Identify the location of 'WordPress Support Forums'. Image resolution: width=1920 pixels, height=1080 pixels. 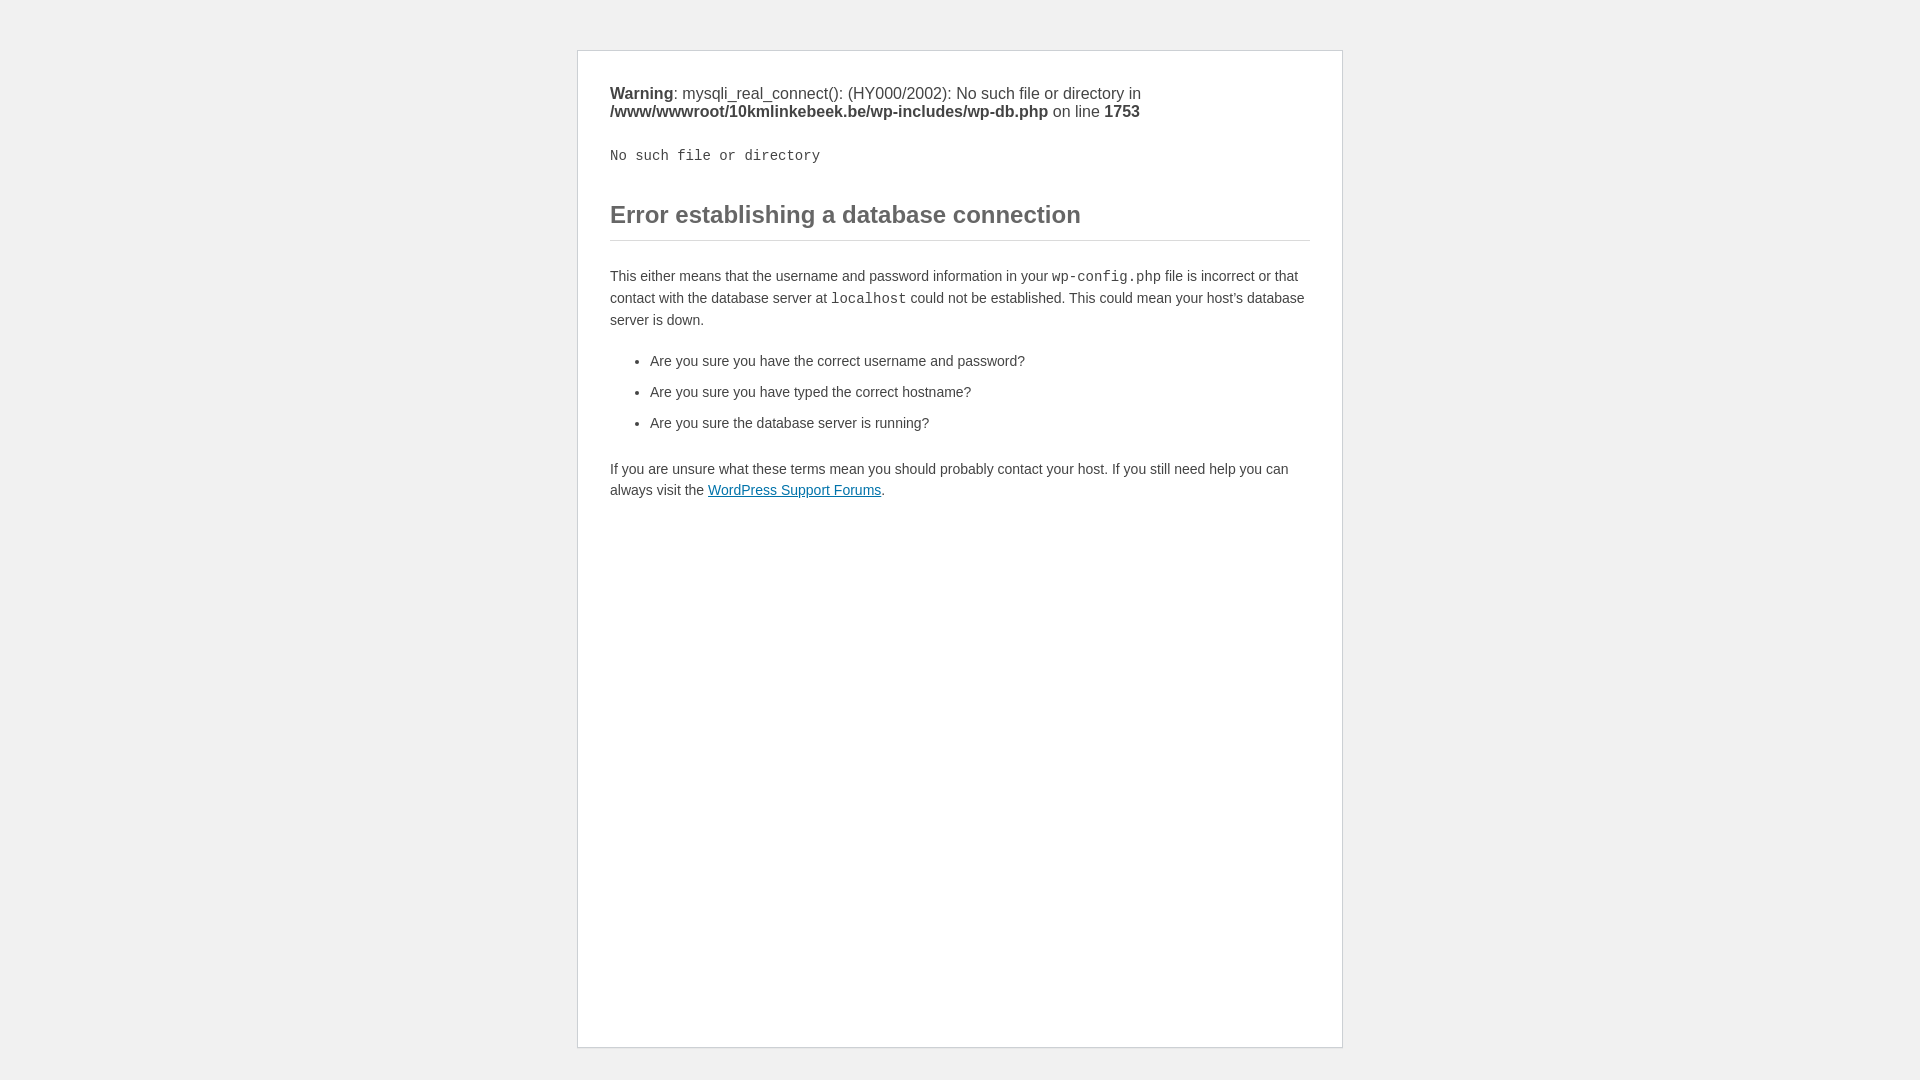
(708, 489).